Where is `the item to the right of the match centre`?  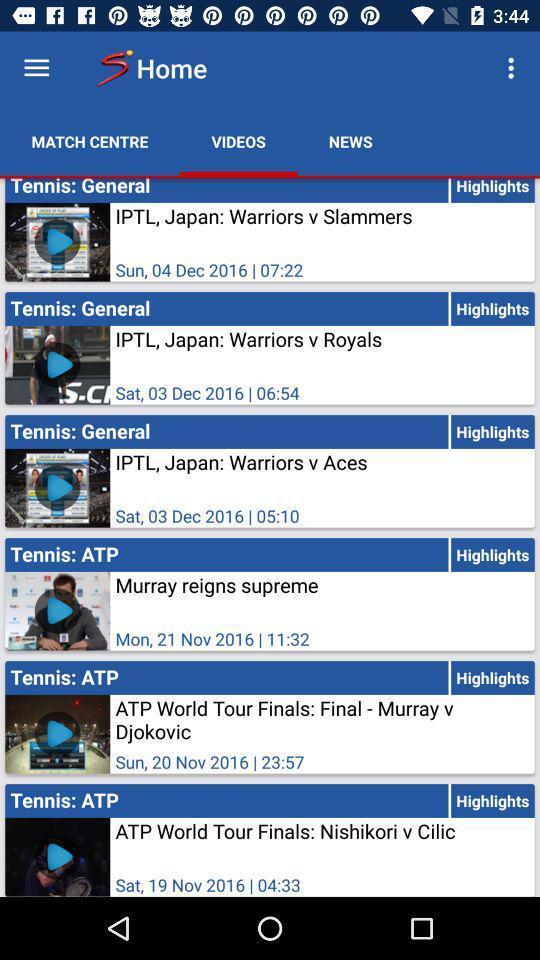
the item to the right of the match centre is located at coordinates (238, 140).